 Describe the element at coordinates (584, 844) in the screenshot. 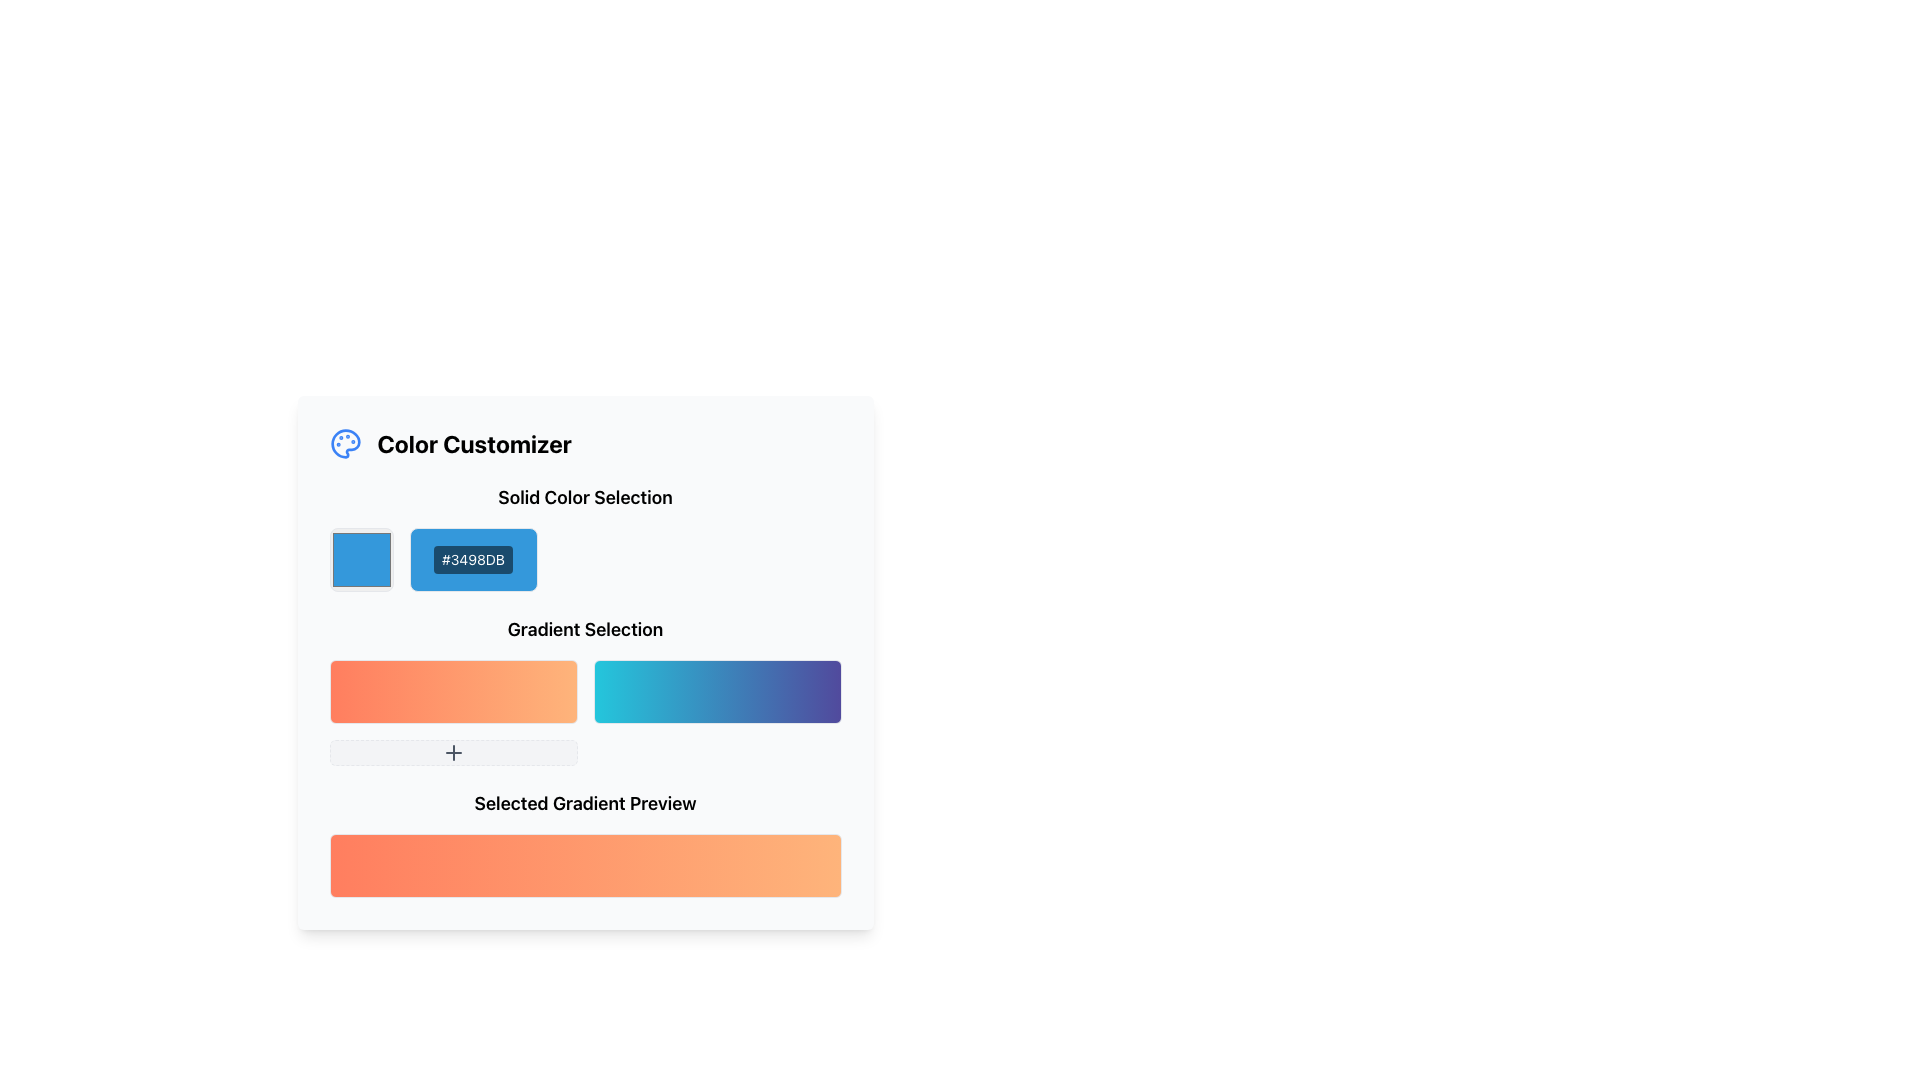

I see `the gradient preview element labeled 'Selected Gradient Preview', which is a gradient-filled rectangular box located at the bottom of the 'Color Customizer' section` at that location.